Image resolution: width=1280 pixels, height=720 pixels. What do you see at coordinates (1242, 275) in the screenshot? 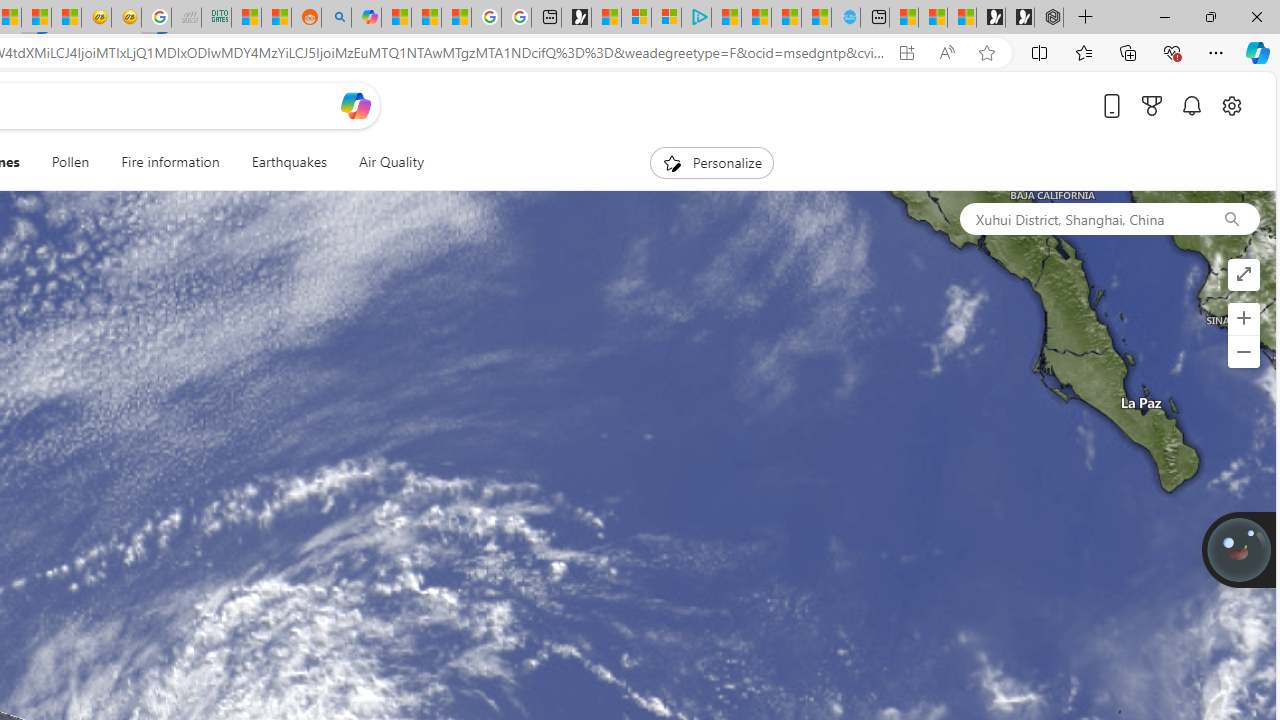
I see `'Enter full screen mode'` at bounding box center [1242, 275].